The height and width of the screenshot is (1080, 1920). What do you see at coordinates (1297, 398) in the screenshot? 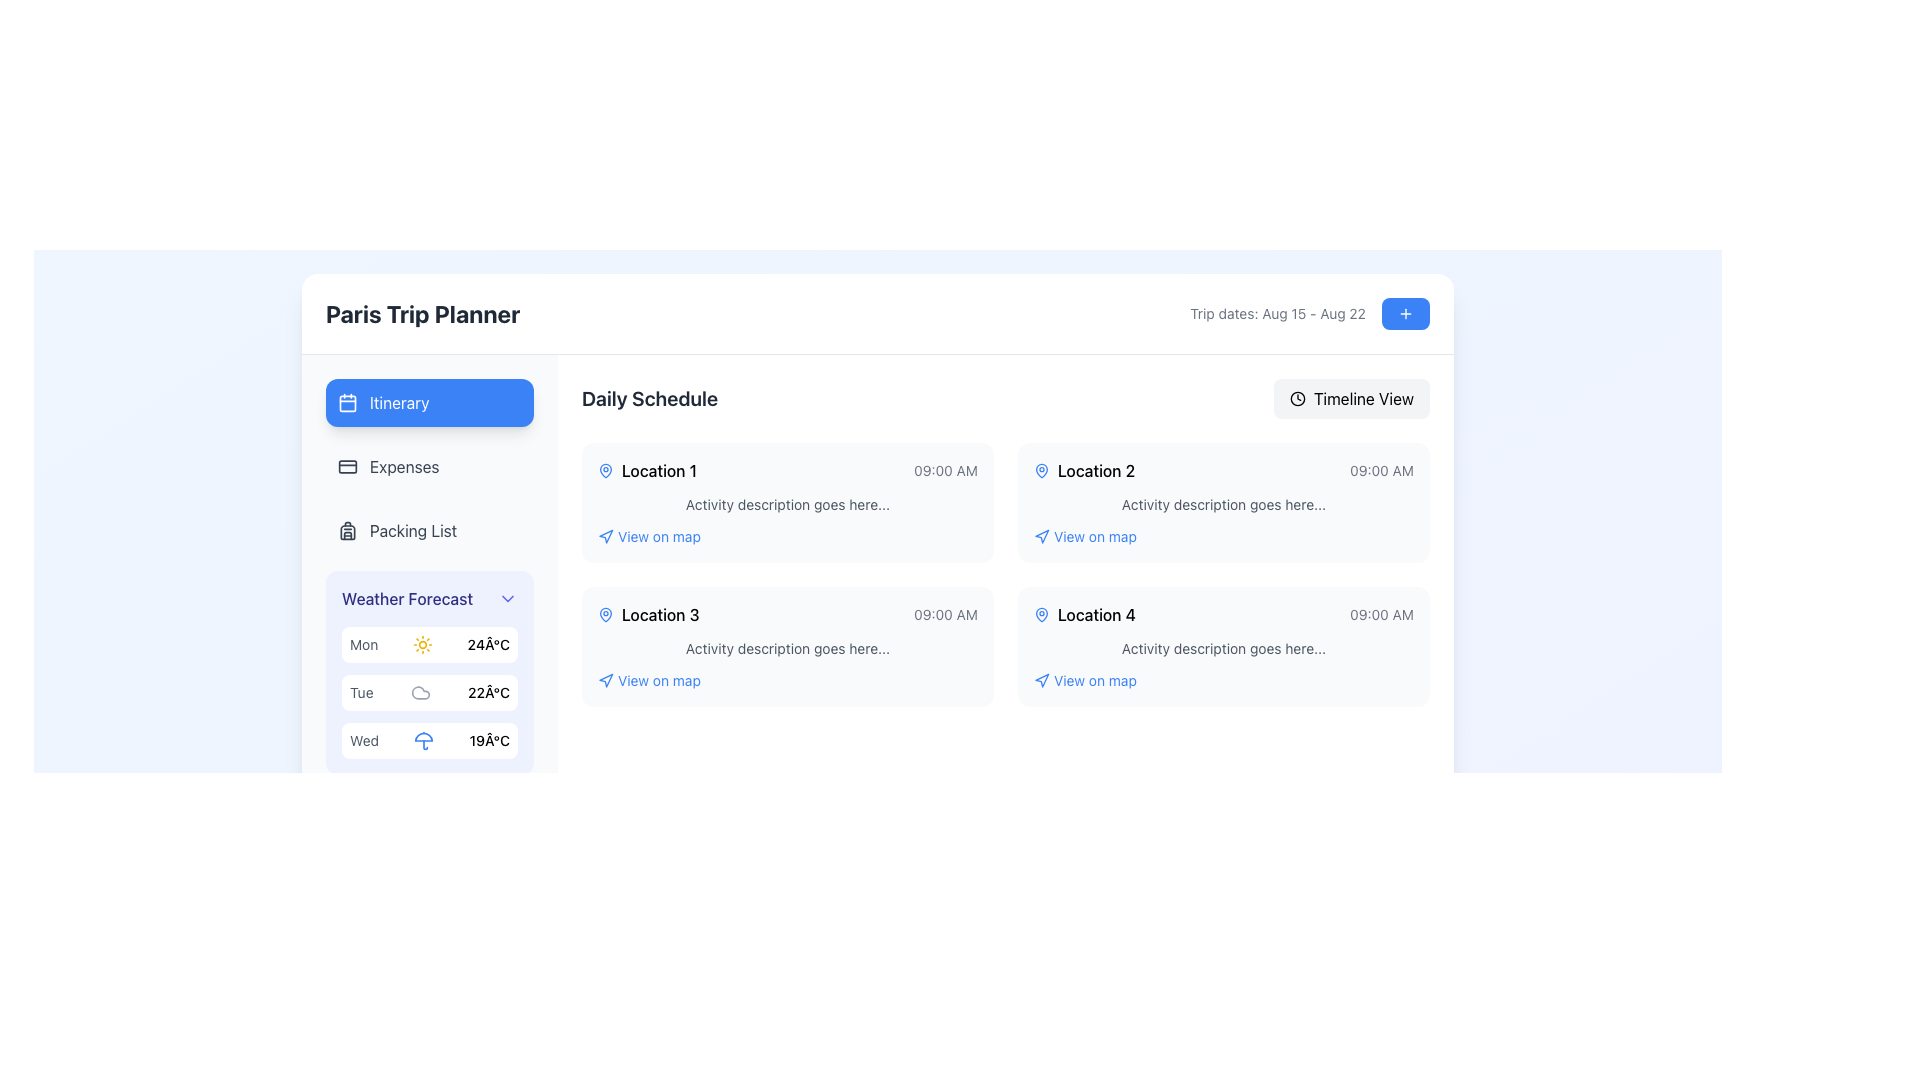
I see `the circle element that represents the clock icon, located in the top-right section of the interface adjacent to the 'Timeline View' button` at bounding box center [1297, 398].